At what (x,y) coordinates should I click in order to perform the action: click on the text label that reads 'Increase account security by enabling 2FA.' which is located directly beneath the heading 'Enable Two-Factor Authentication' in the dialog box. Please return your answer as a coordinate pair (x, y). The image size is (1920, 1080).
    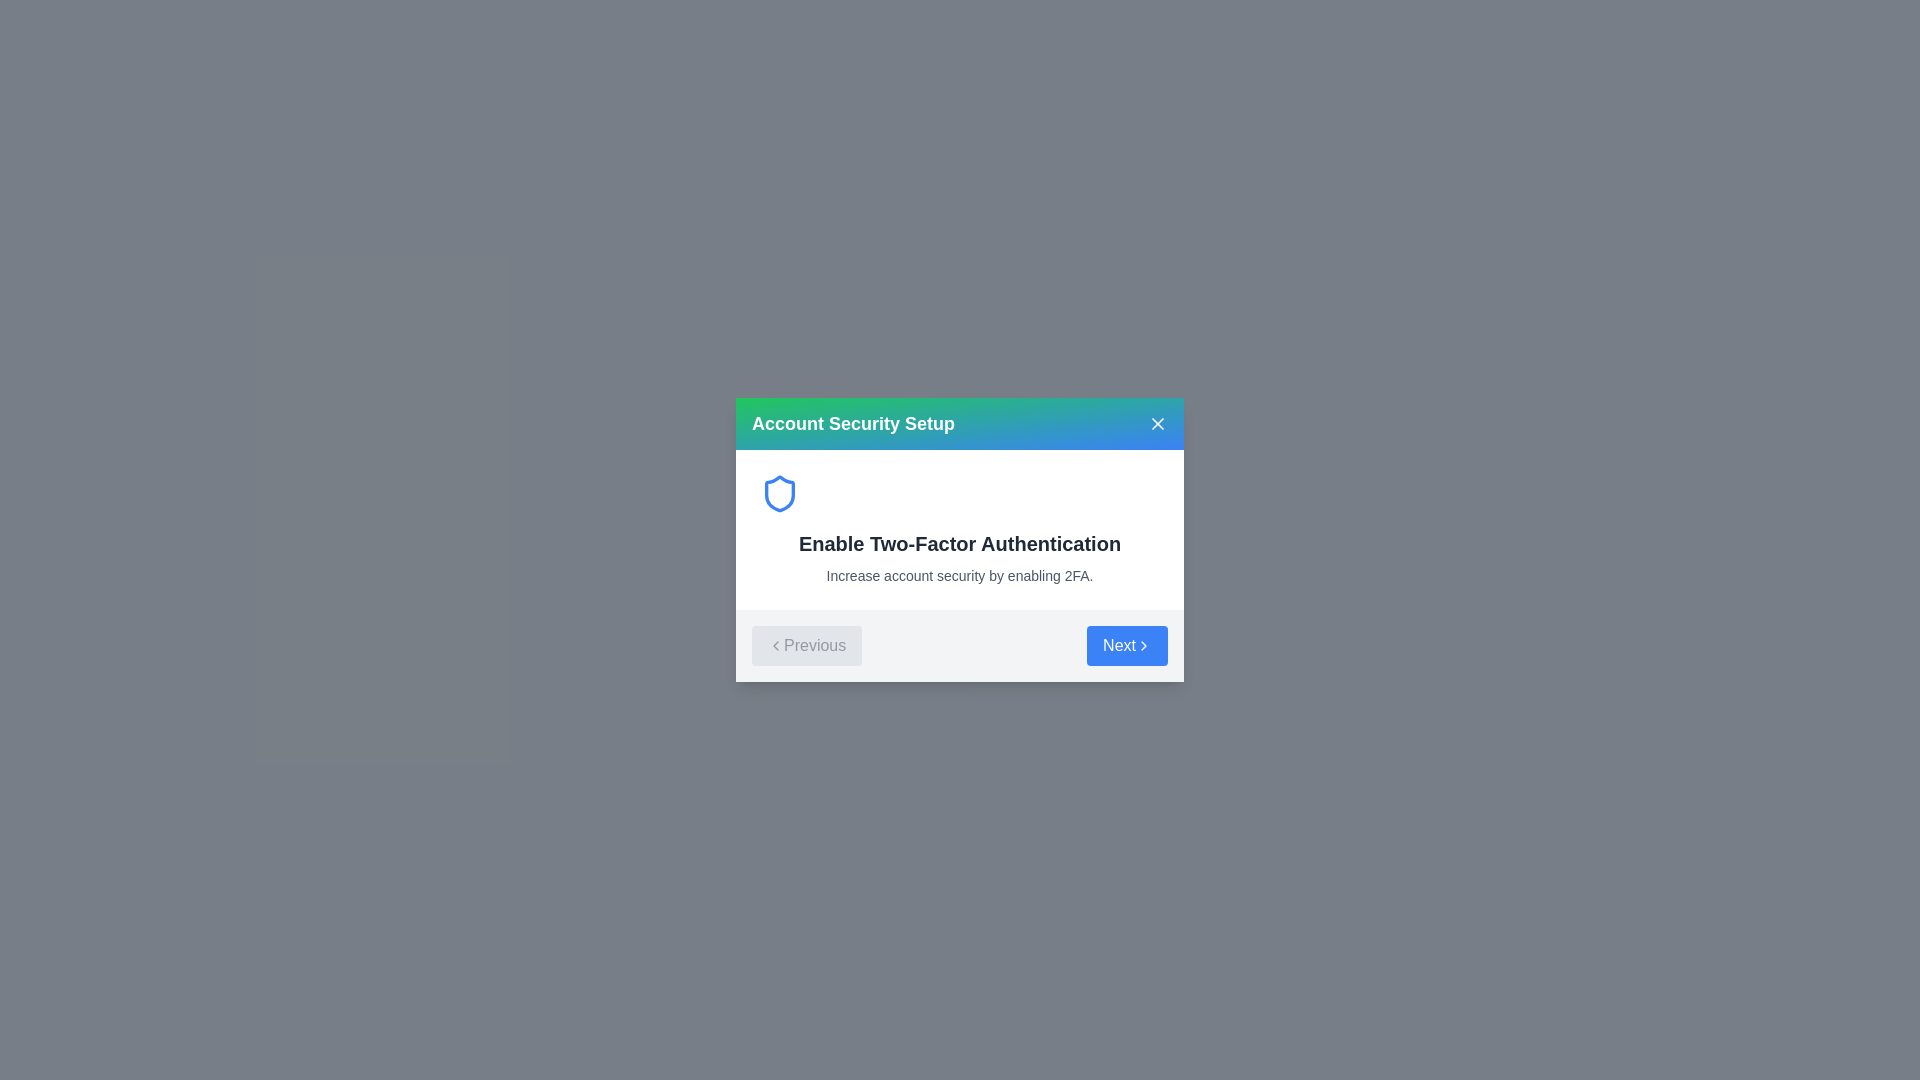
    Looking at the image, I should click on (960, 575).